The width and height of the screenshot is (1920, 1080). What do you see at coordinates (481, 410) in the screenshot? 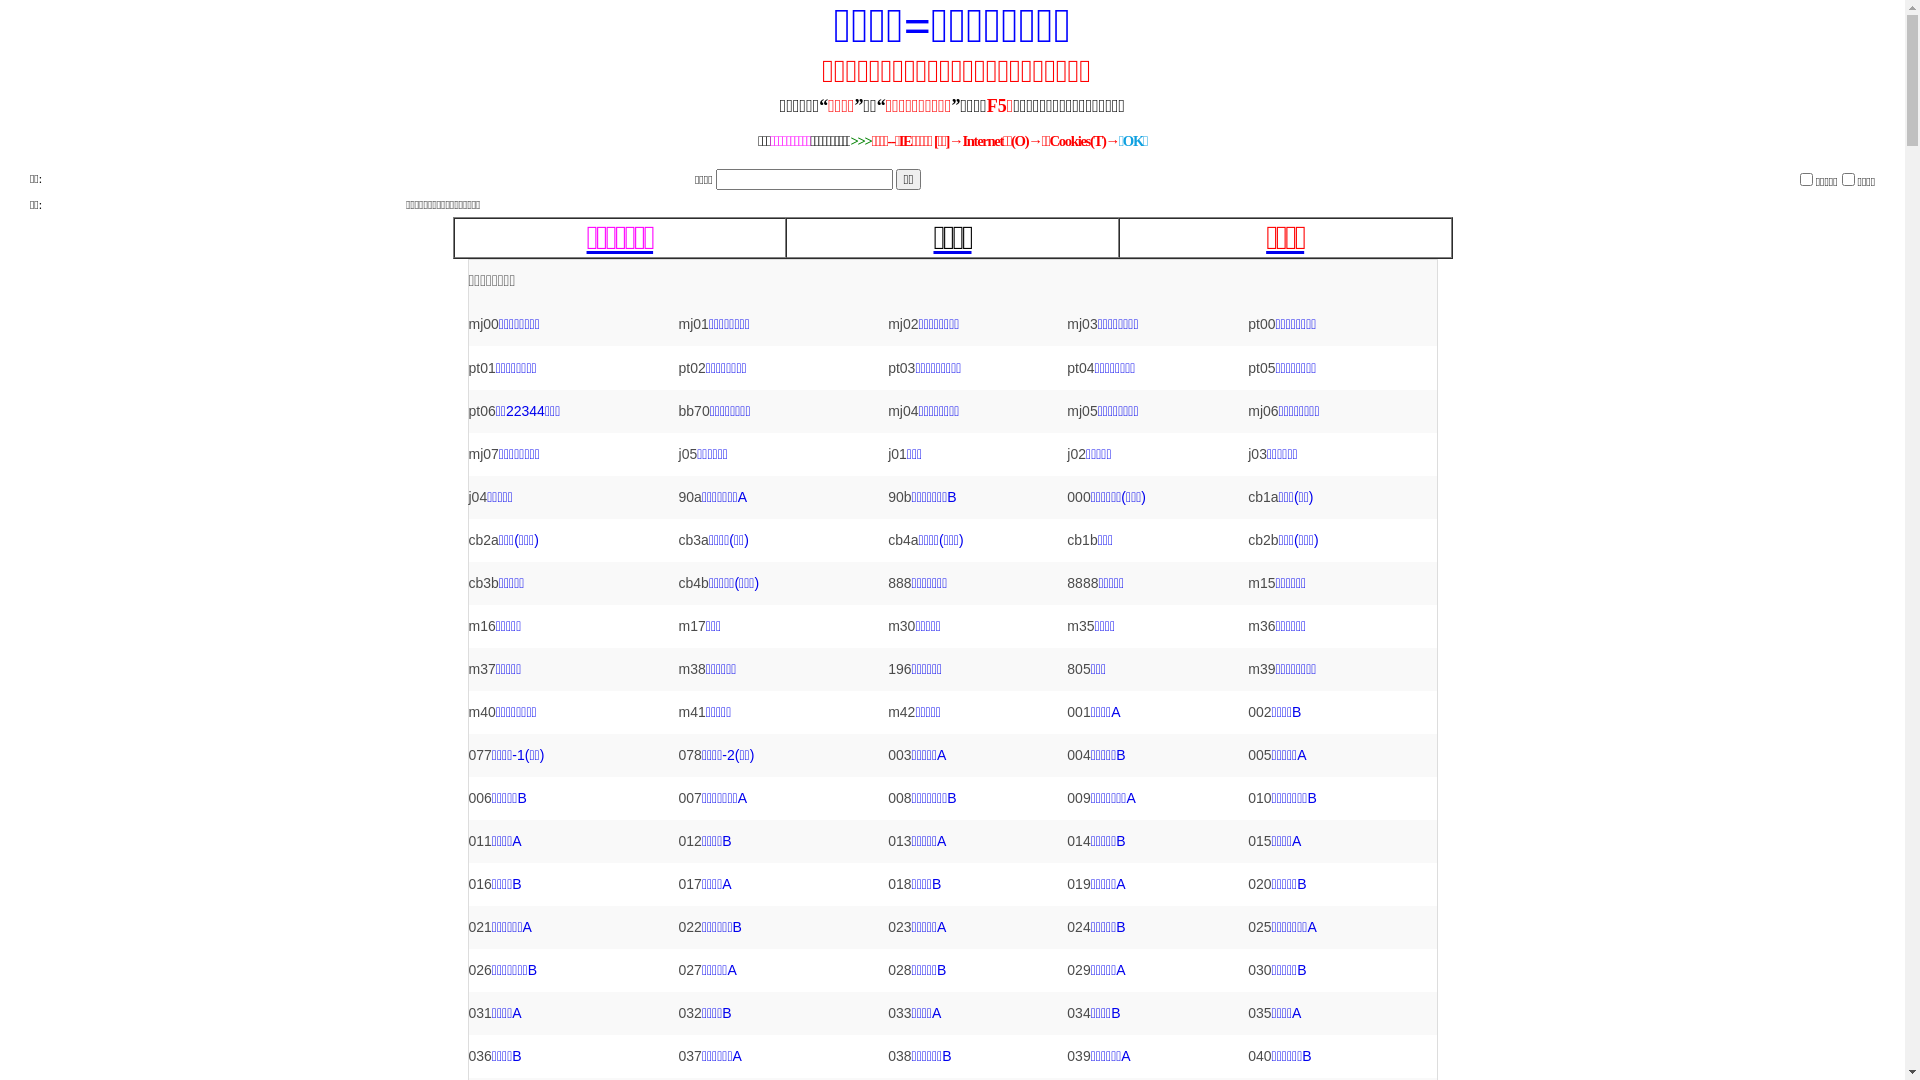
I see `'pt06'` at bounding box center [481, 410].